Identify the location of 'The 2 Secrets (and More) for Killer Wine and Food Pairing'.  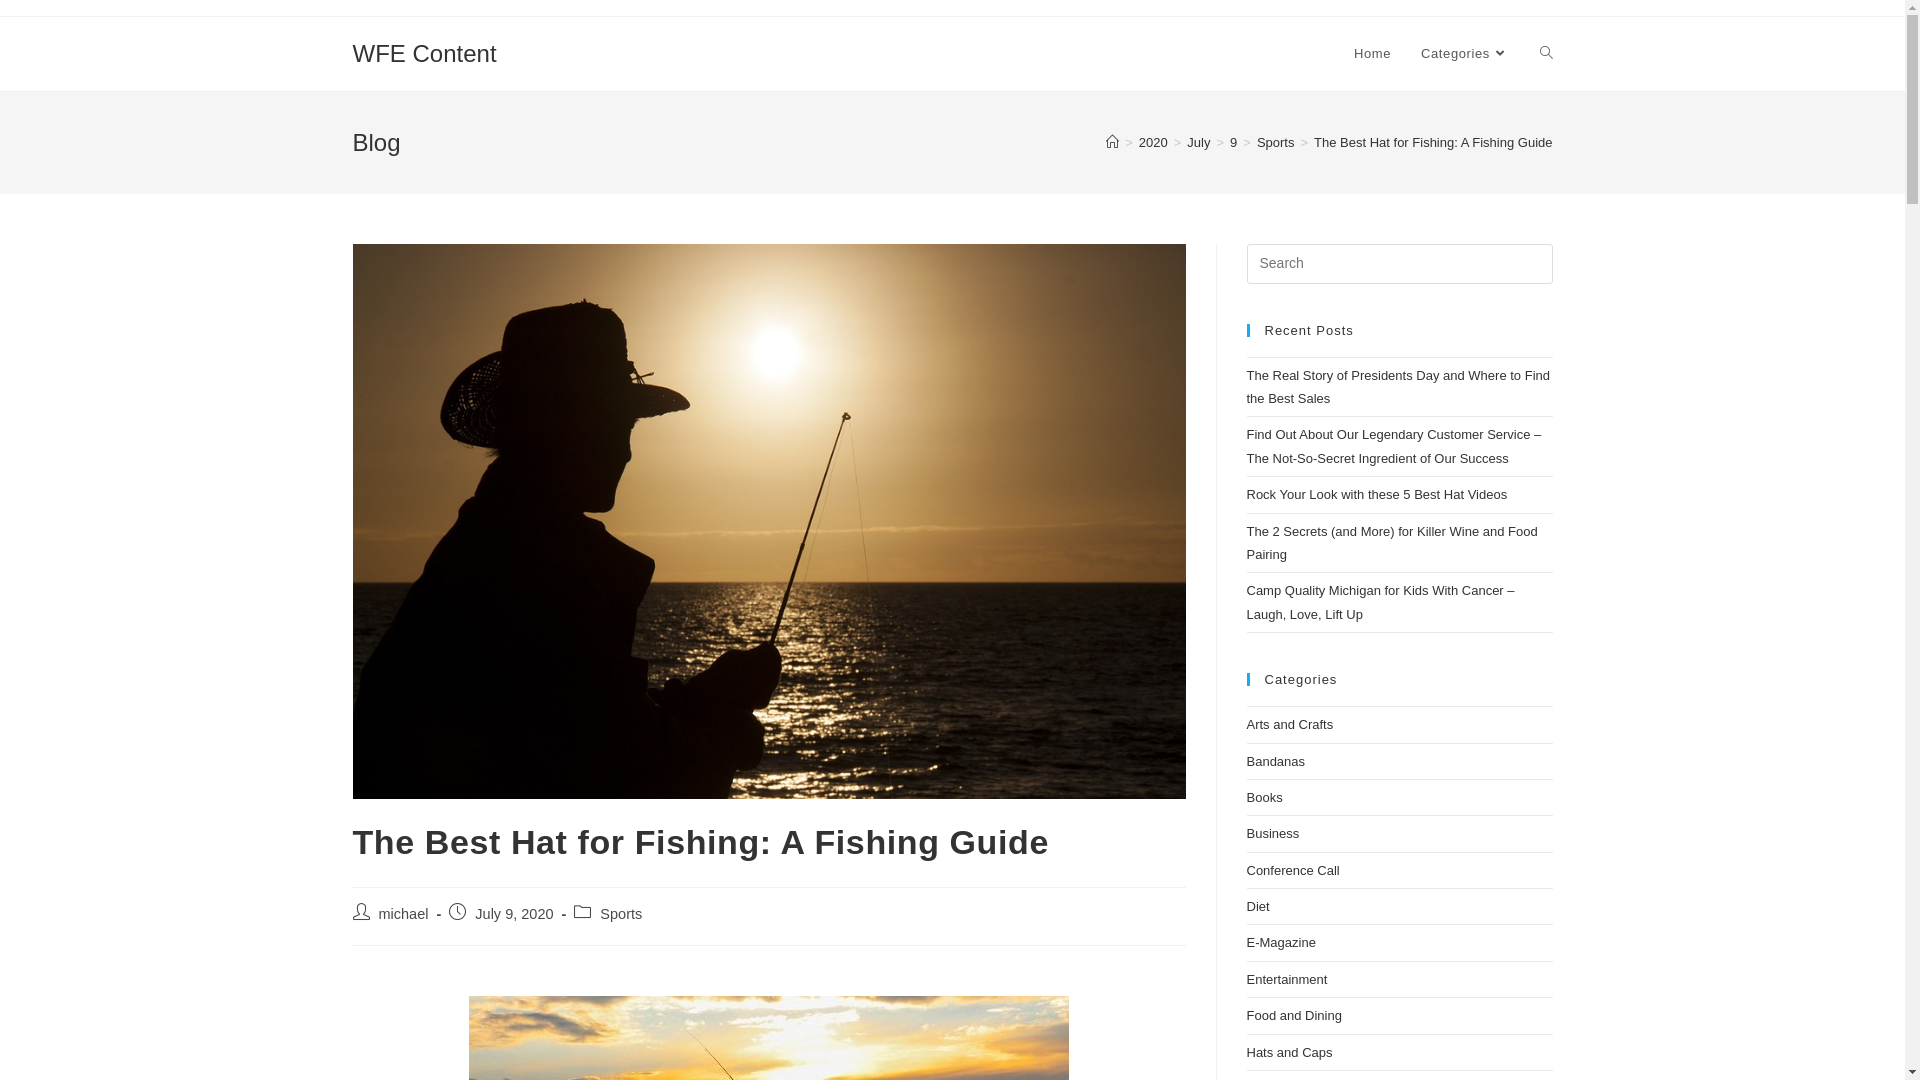
(1390, 543).